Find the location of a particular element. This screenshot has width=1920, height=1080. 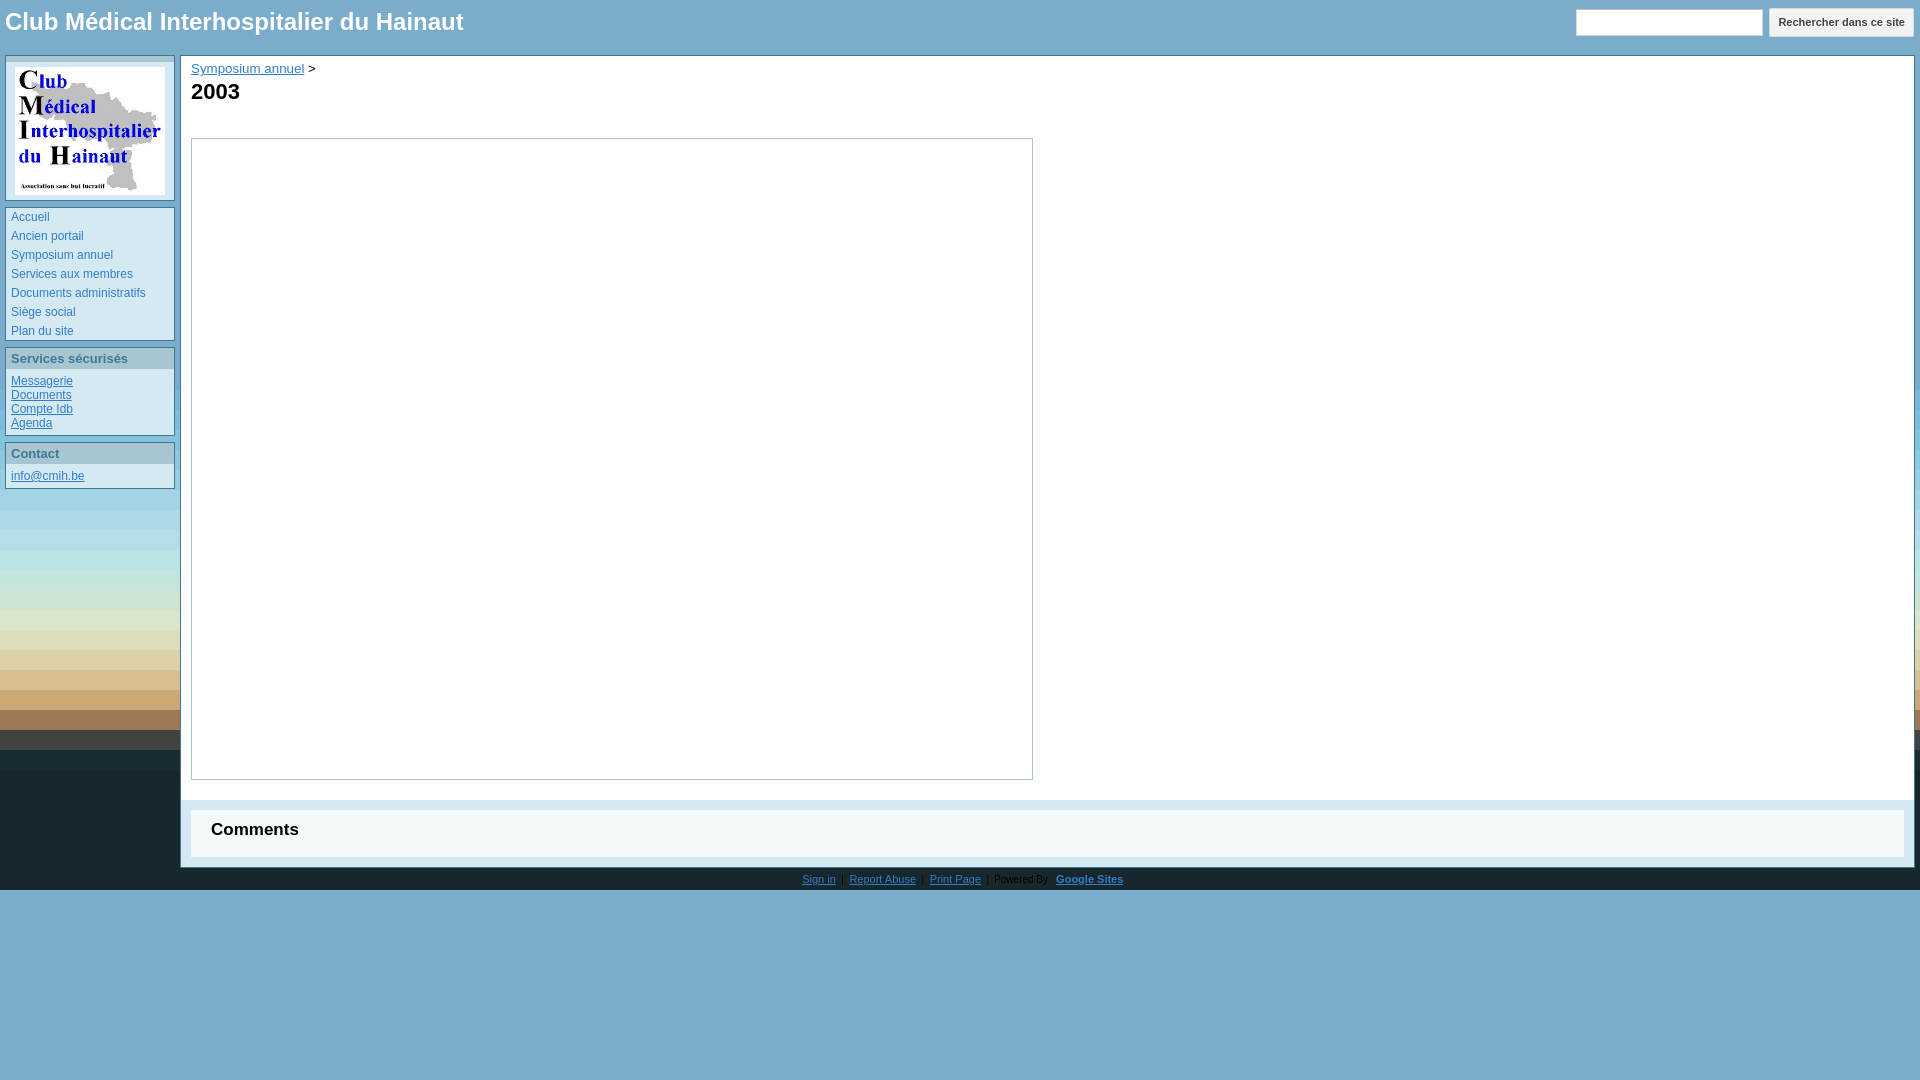

'Documents' is located at coordinates (41, 394).